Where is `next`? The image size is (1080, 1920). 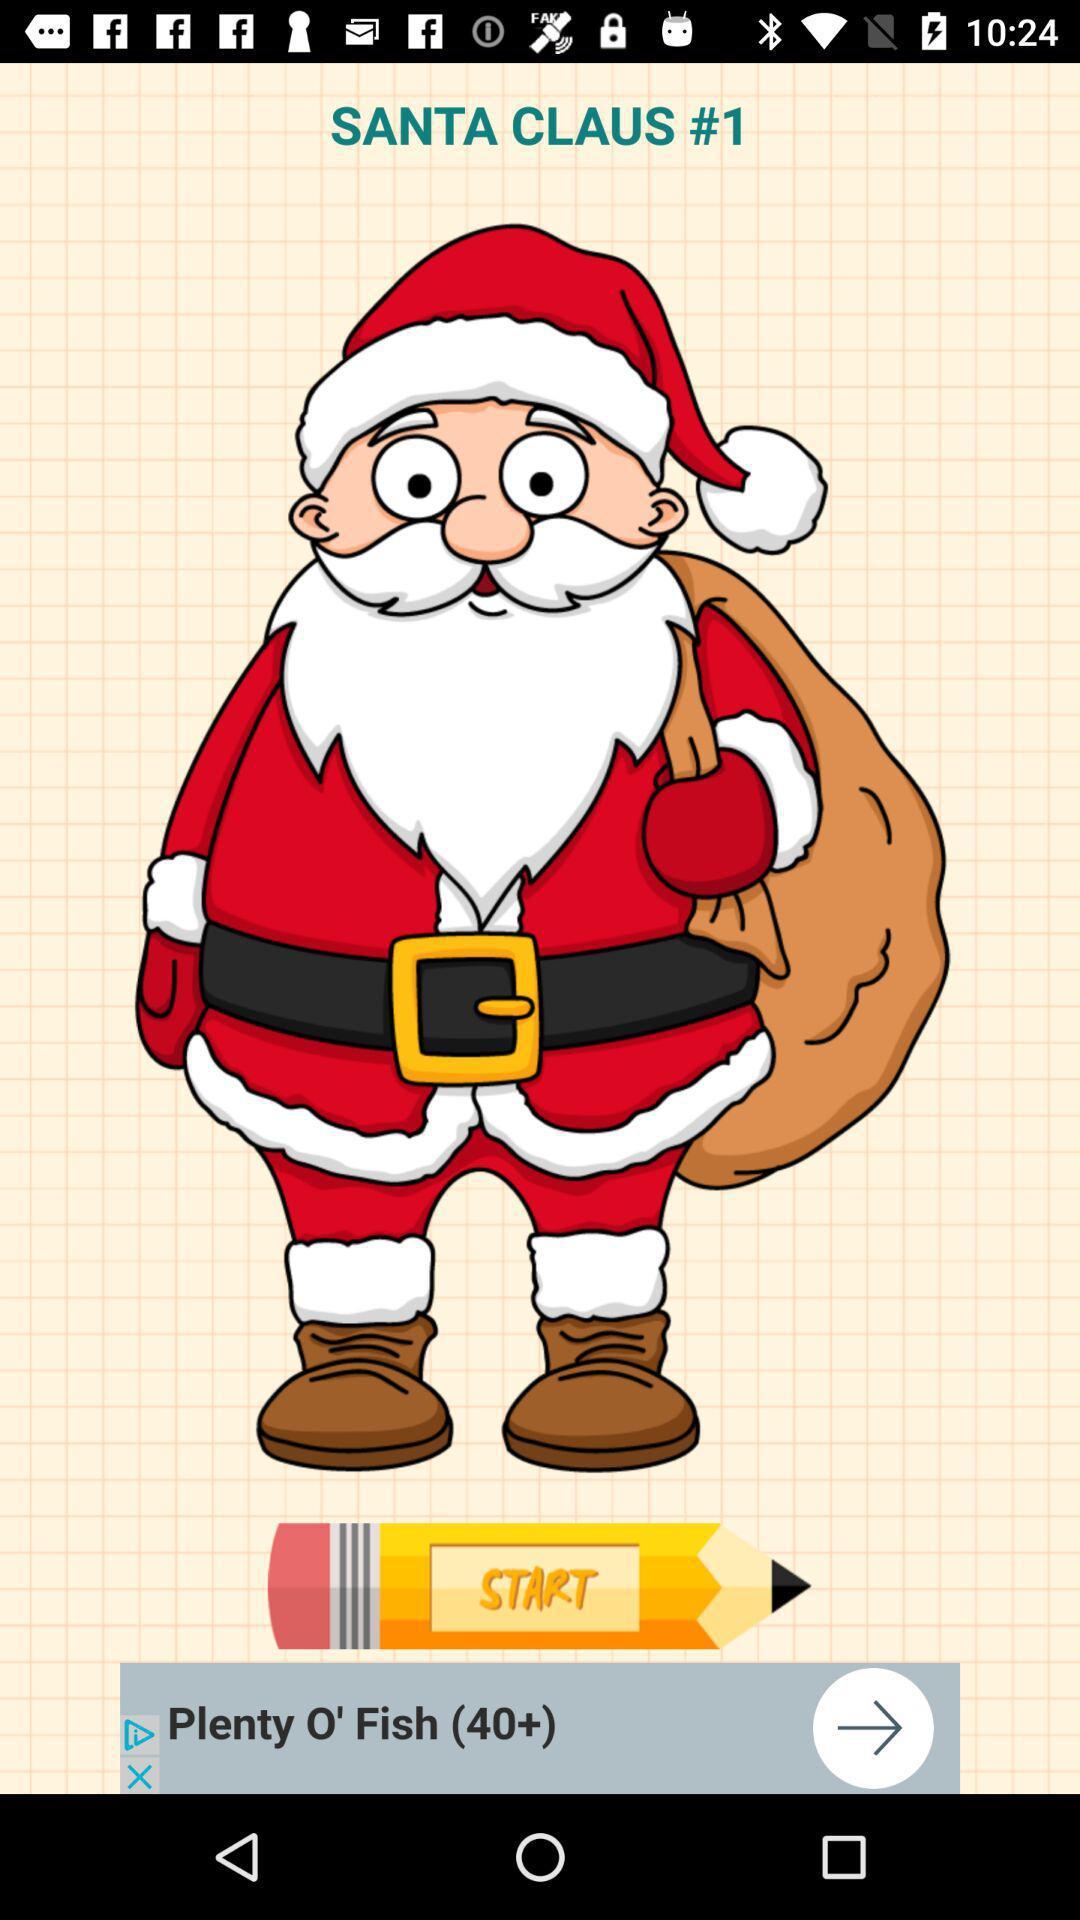 next is located at coordinates (540, 1727).